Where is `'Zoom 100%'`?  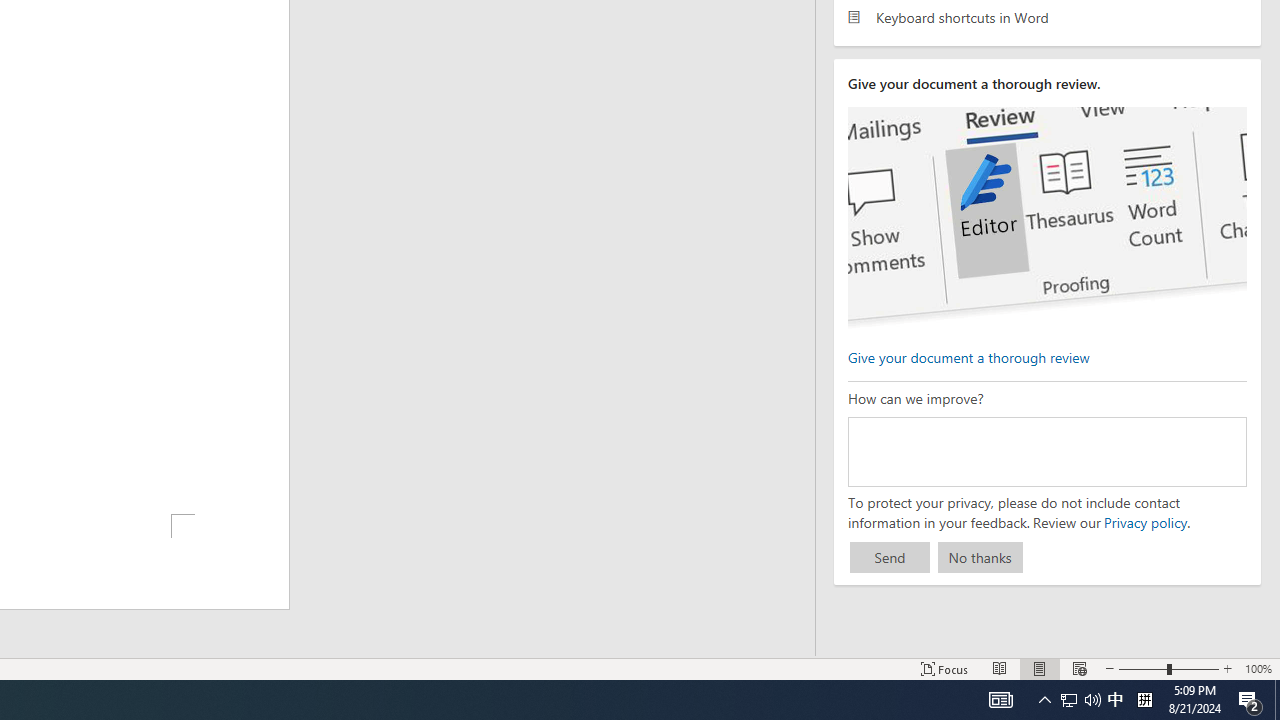
'Zoom 100%' is located at coordinates (1257, 669).